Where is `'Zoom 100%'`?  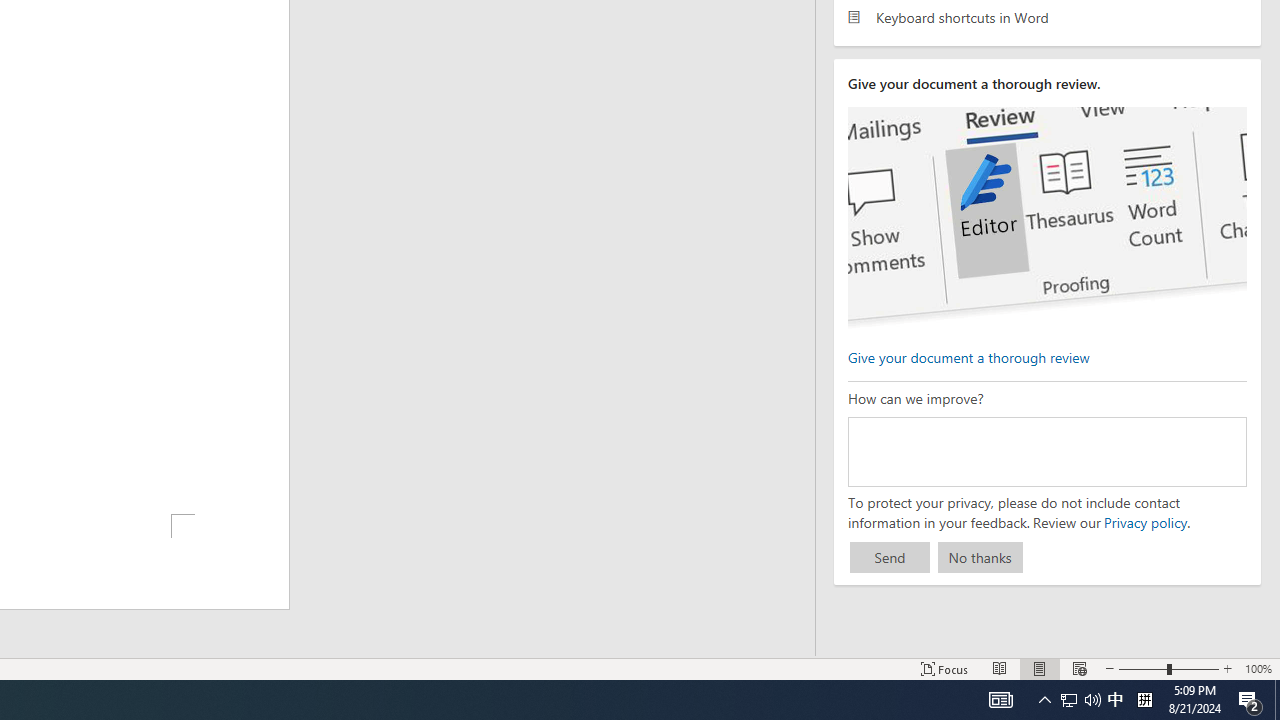
'Zoom 100%' is located at coordinates (1257, 669).